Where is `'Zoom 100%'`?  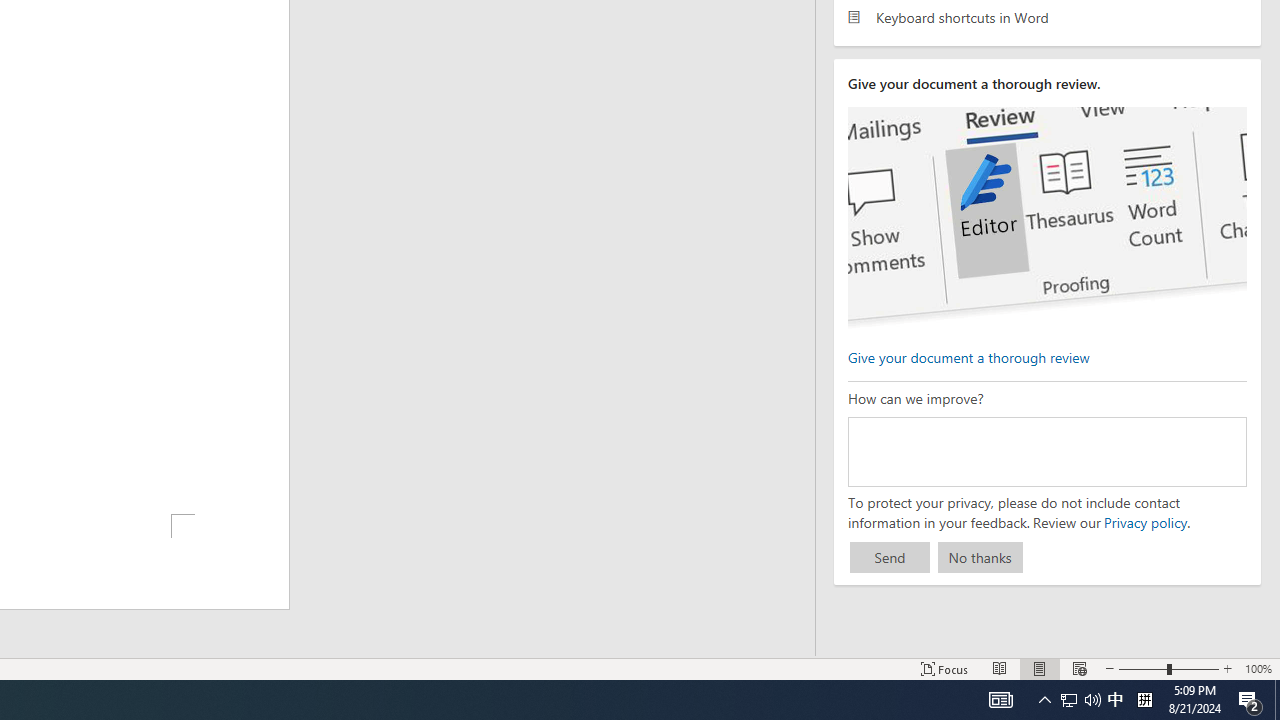
'Zoom 100%' is located at coordinates (1257, 669).